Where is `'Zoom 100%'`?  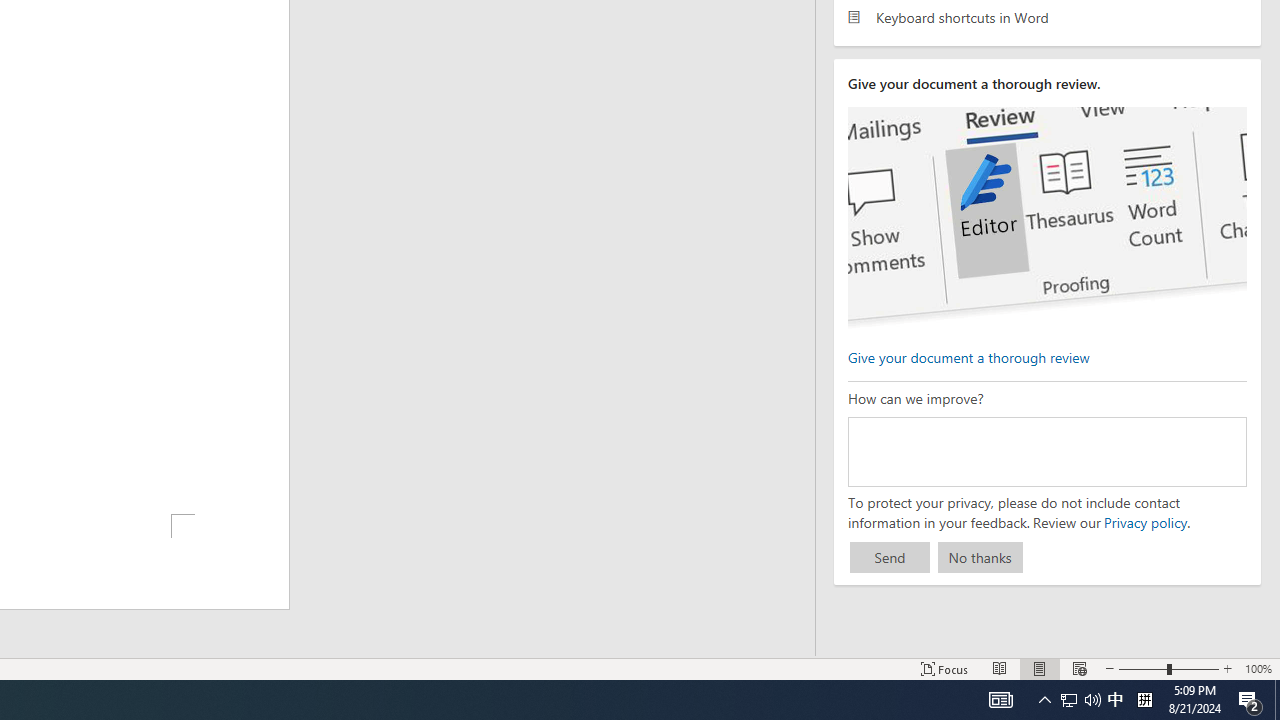
'Zoom 100%' is located at coordinates (1257, 669).